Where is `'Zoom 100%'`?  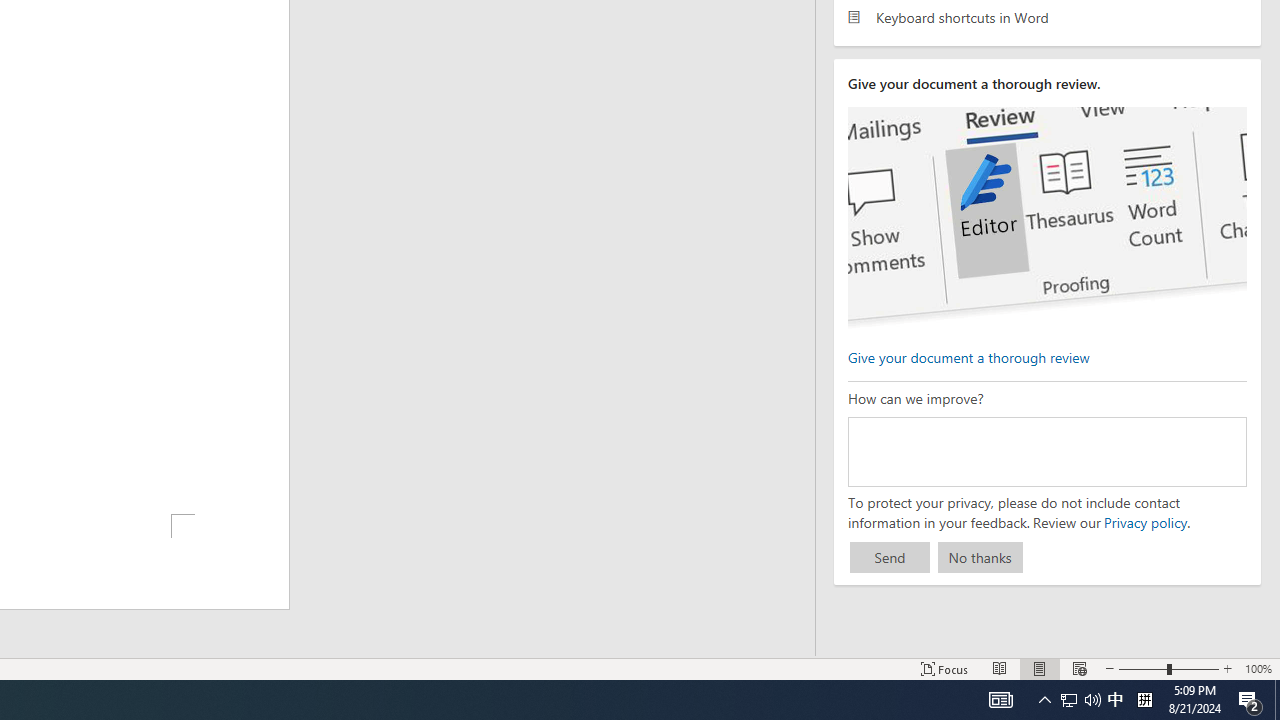
'Zoom 100%' is located at coordinates (1257, 669).